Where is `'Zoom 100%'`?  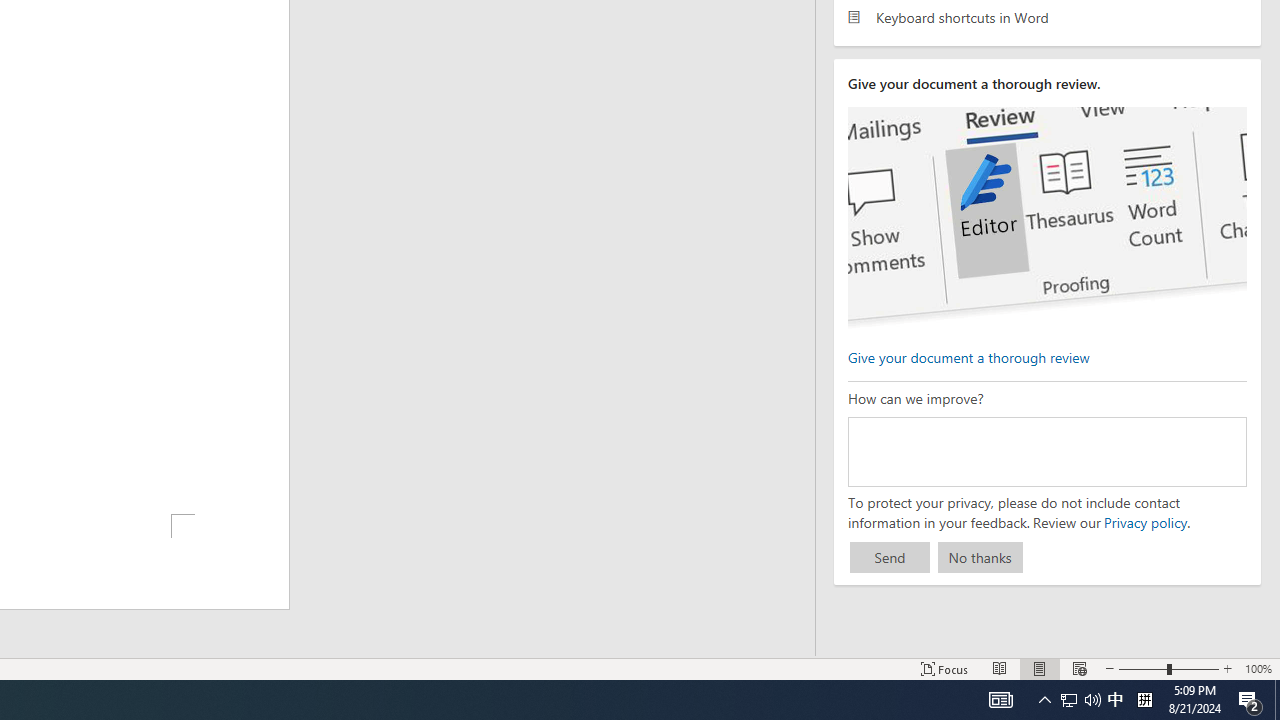
'Zoom 100%' is located at coordinates (1257, 669).